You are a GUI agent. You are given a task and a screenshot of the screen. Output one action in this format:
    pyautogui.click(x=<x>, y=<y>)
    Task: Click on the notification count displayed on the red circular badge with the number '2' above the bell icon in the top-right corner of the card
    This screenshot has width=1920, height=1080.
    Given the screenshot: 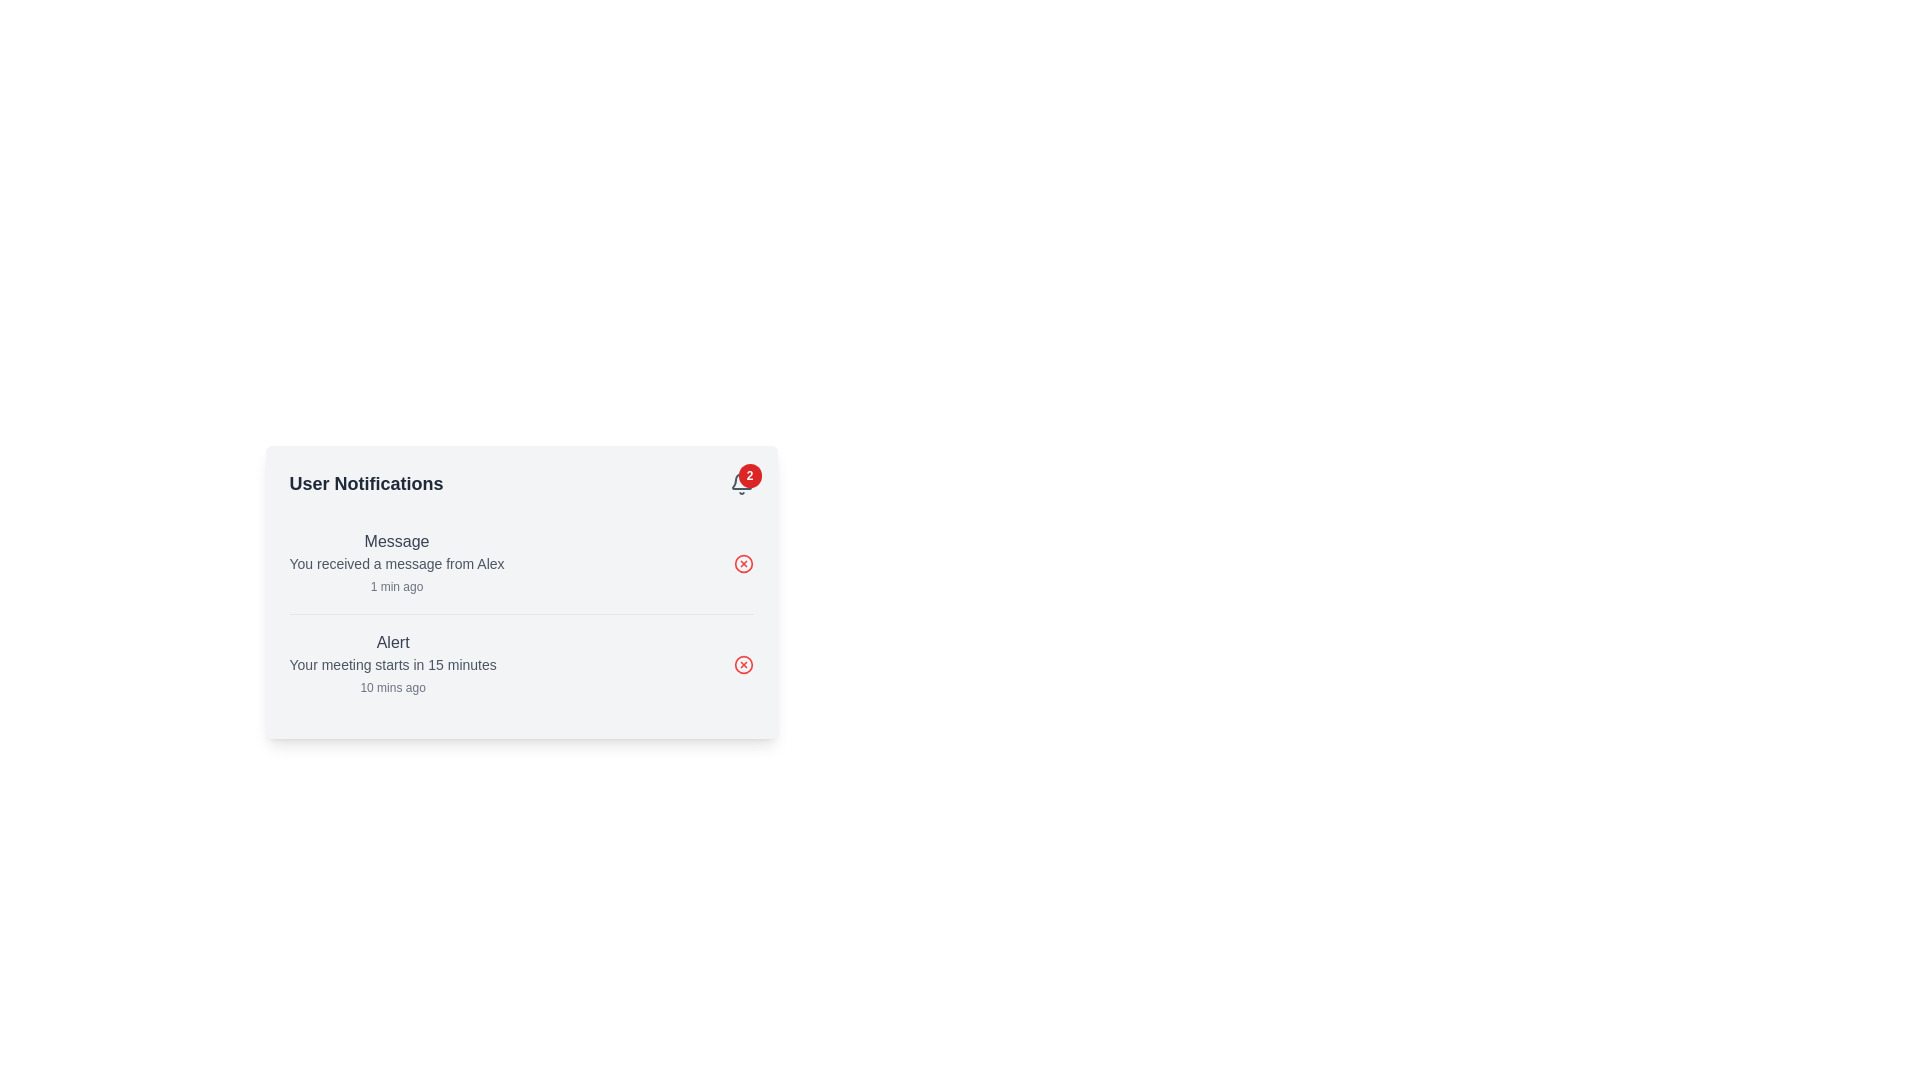 What is the action you would take?
    pyautogui.click(x=740, y=483)
    